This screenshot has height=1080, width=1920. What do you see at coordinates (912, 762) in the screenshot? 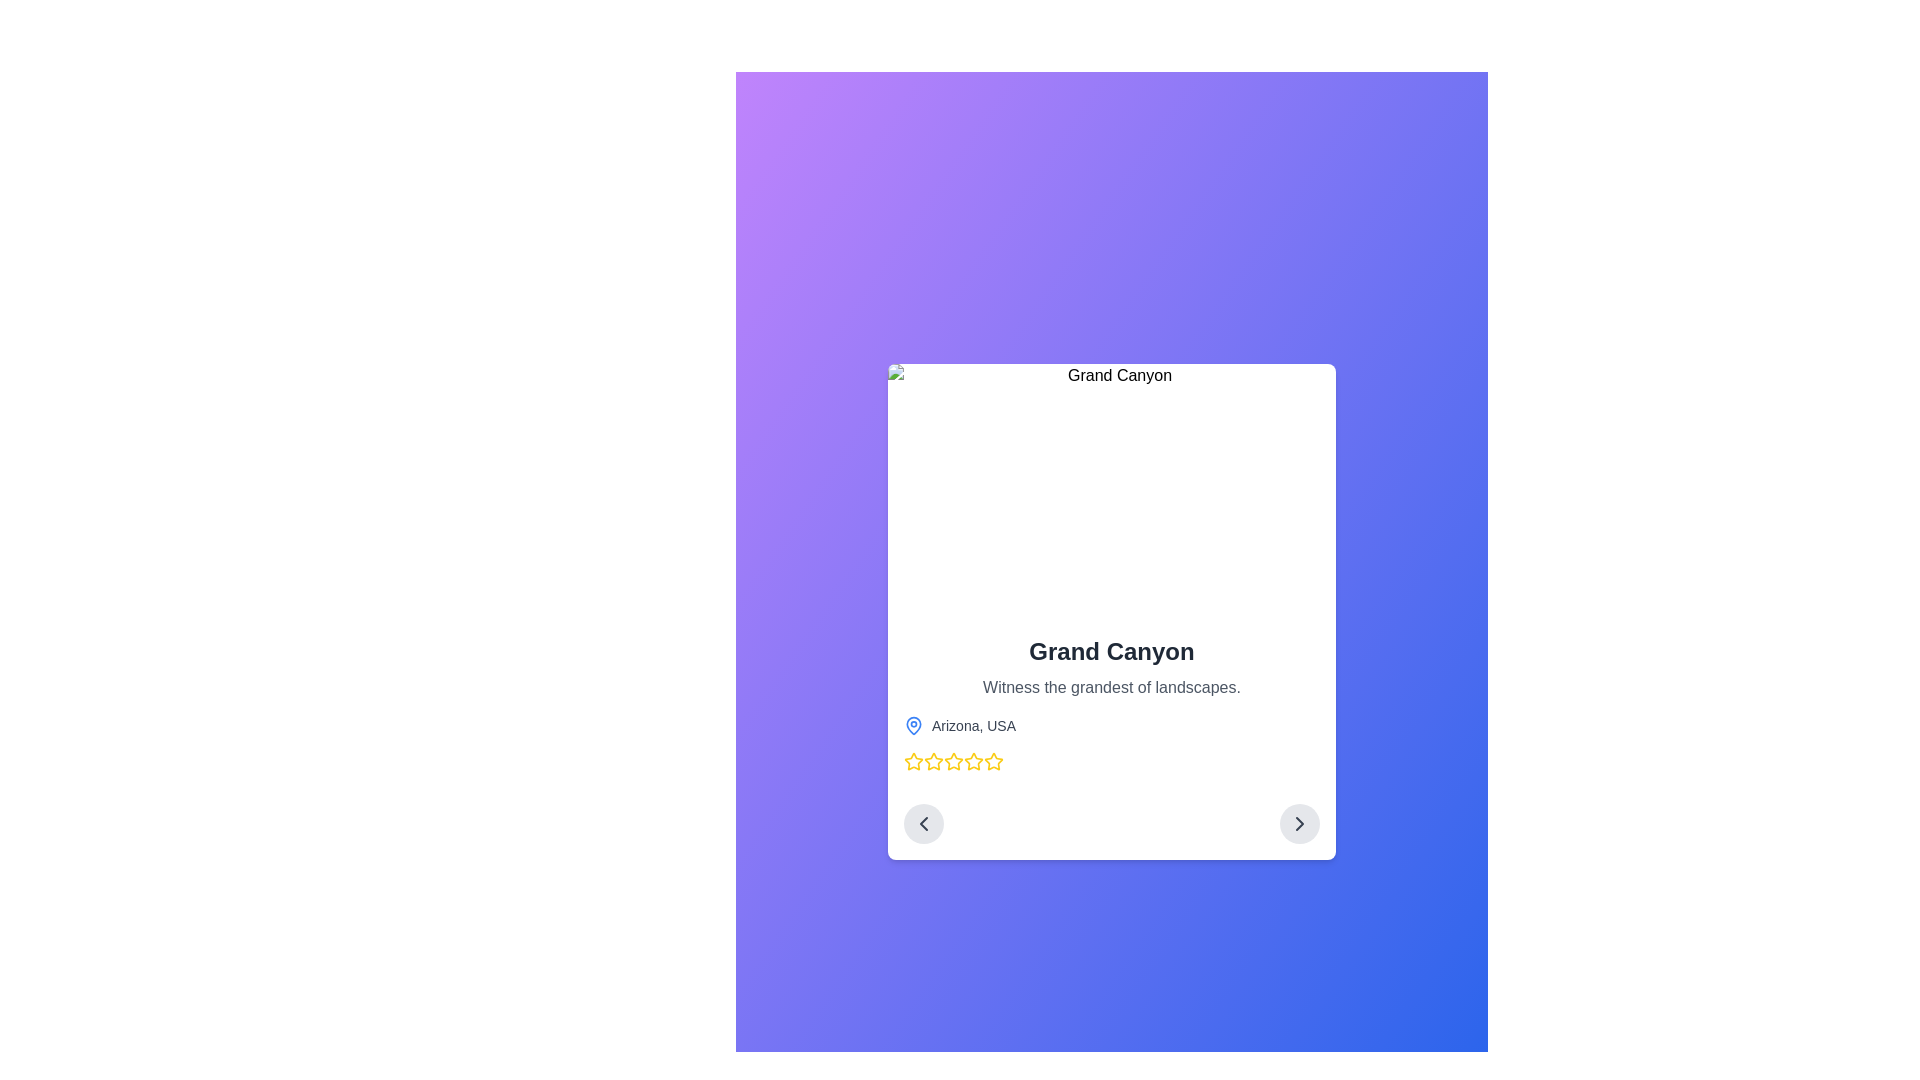
I see `the first star-shaped rating icon with a yellow outline located below the text 'Arizona, USA'` at bounding box center [912, 762].